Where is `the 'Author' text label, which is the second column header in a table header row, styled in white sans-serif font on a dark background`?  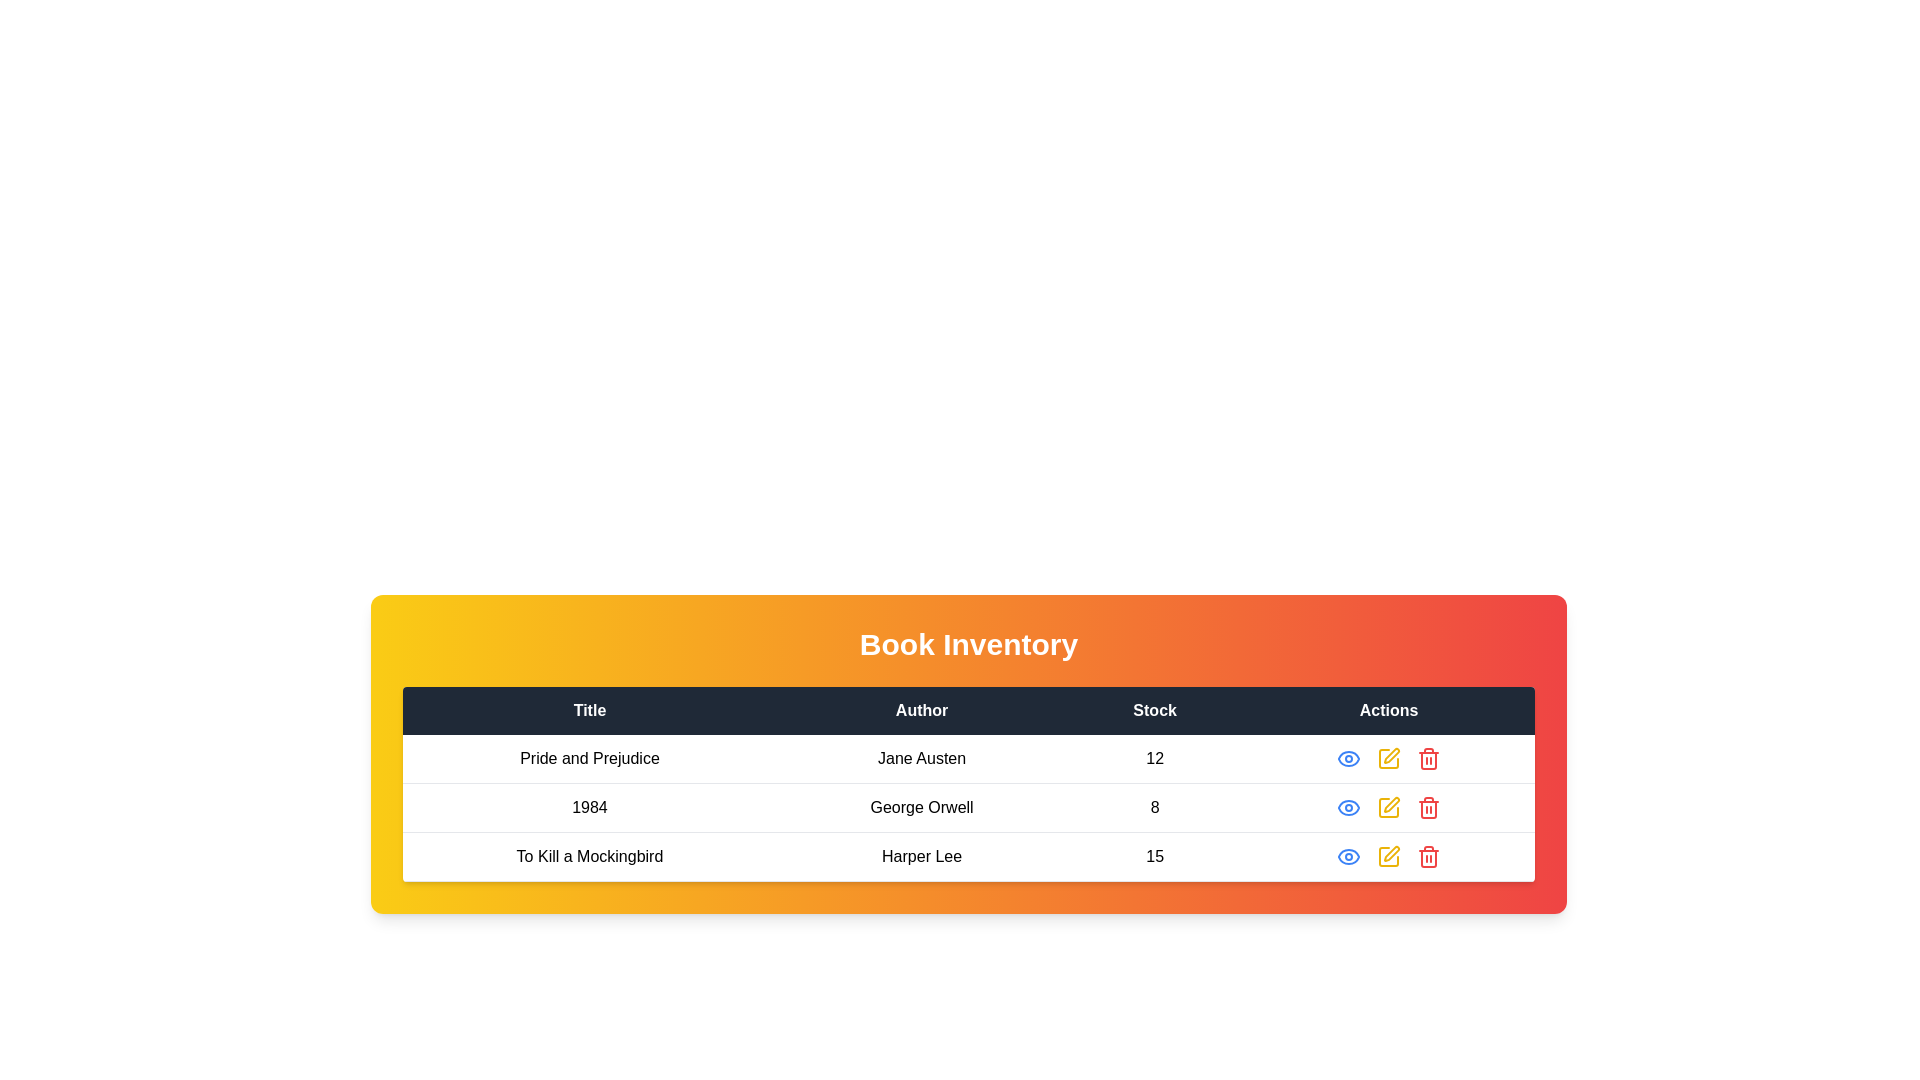
the 'Author' text label, which is the second column header in a table header row, styled in white sans-serif font on a dark background is located at coordinates (921, 709).